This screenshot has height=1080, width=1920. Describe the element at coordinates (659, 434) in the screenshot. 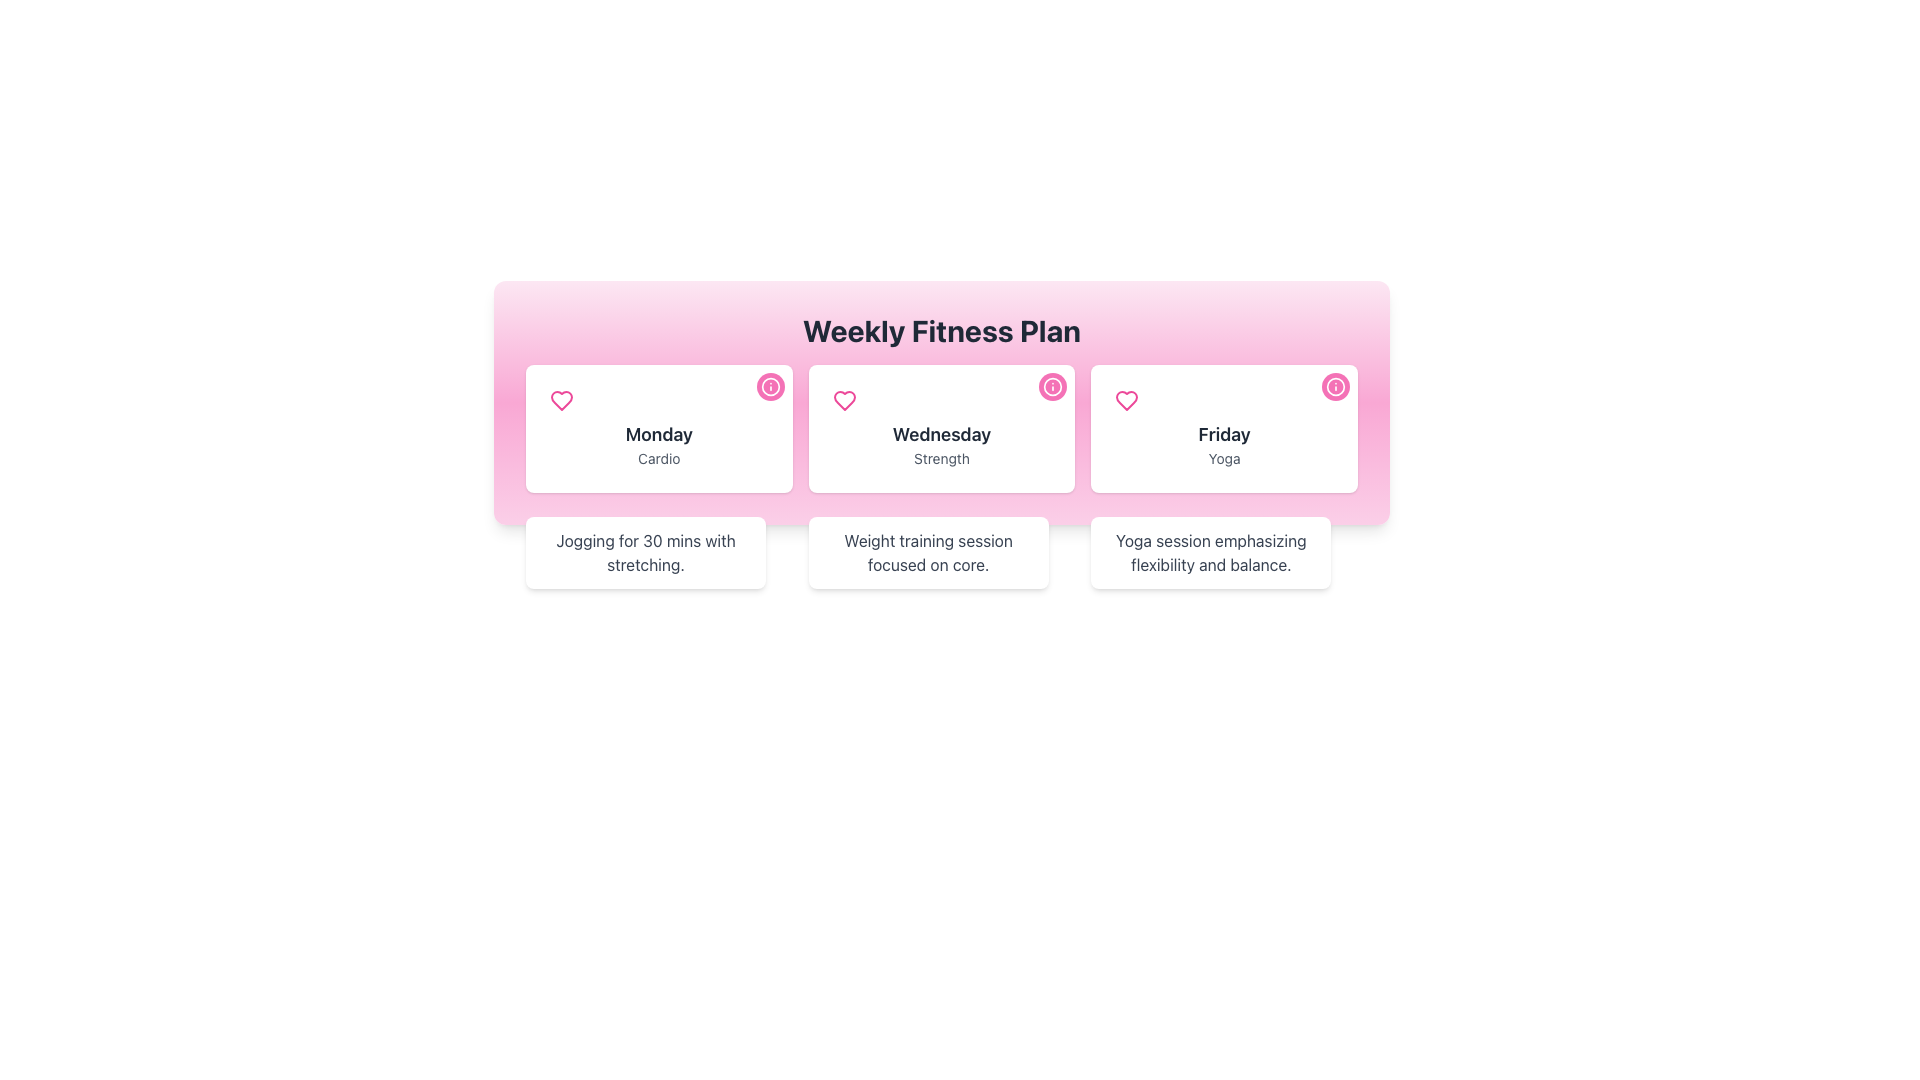

I see `text content of the label displaying 'Monday' in bold, dark gray font, located centrally in the first card of the 'Weekly Fitness Plan' section` at that location.